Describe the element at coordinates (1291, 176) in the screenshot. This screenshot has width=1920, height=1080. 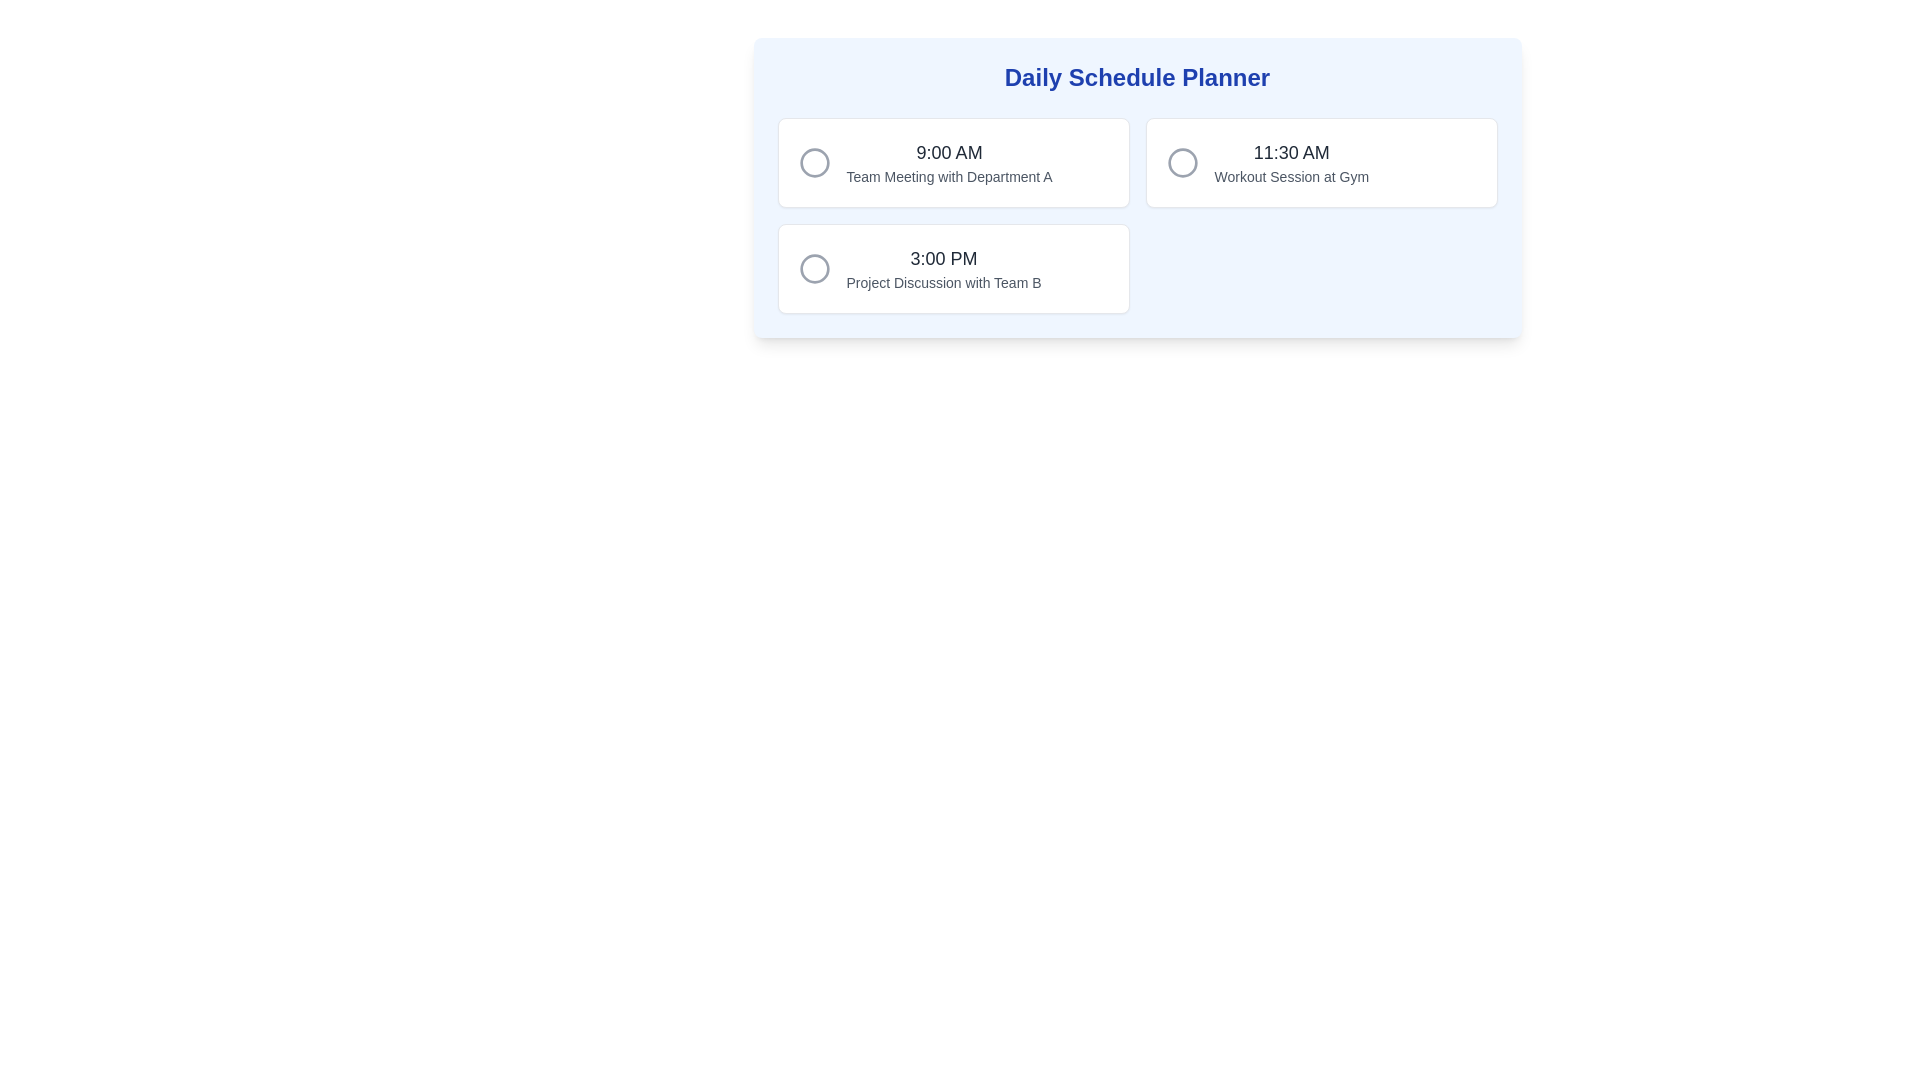
I see `the text label displaying 'Workout Session at Gym' located below '11:30 AM' in the top right schedule card to read its content` at that location.